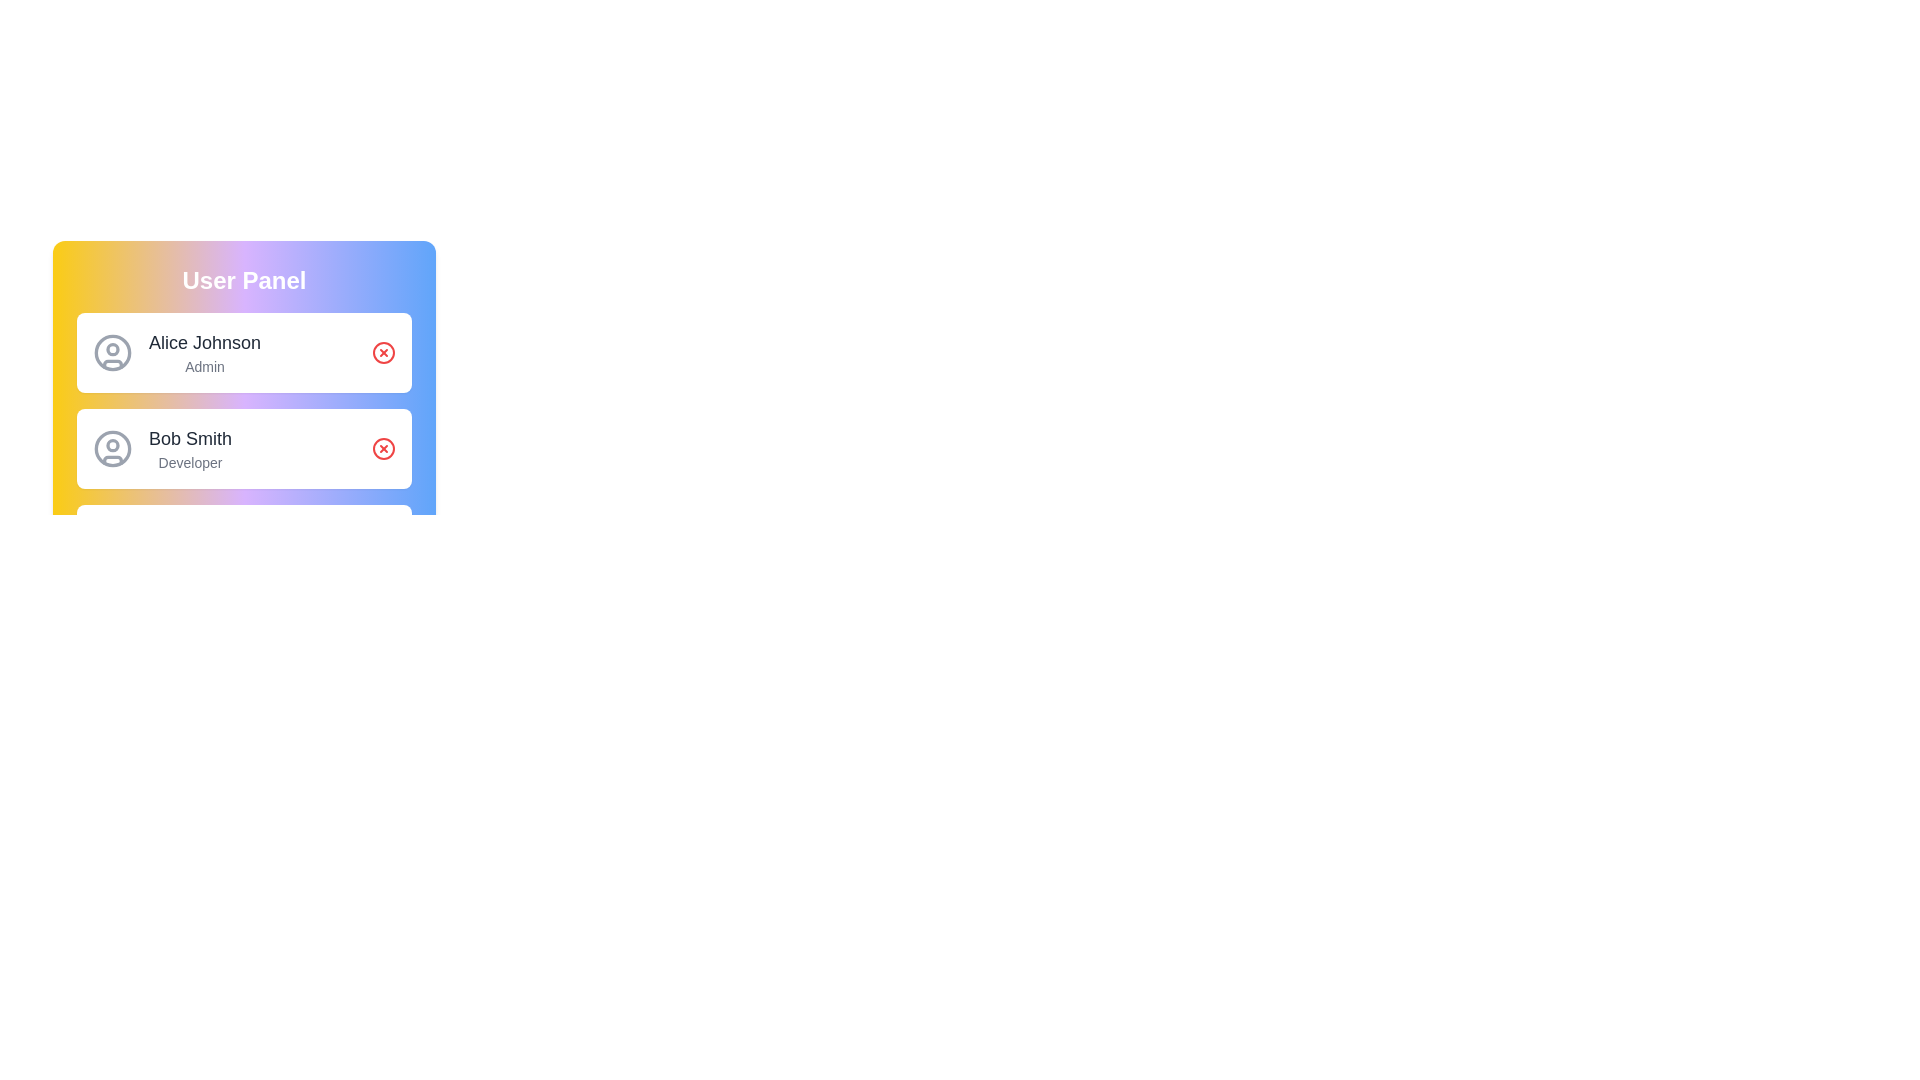  I want to click on displayed information from the user interface panel that lists users, including their names and roles, located at the top-center of the interface, so click(243, 357).